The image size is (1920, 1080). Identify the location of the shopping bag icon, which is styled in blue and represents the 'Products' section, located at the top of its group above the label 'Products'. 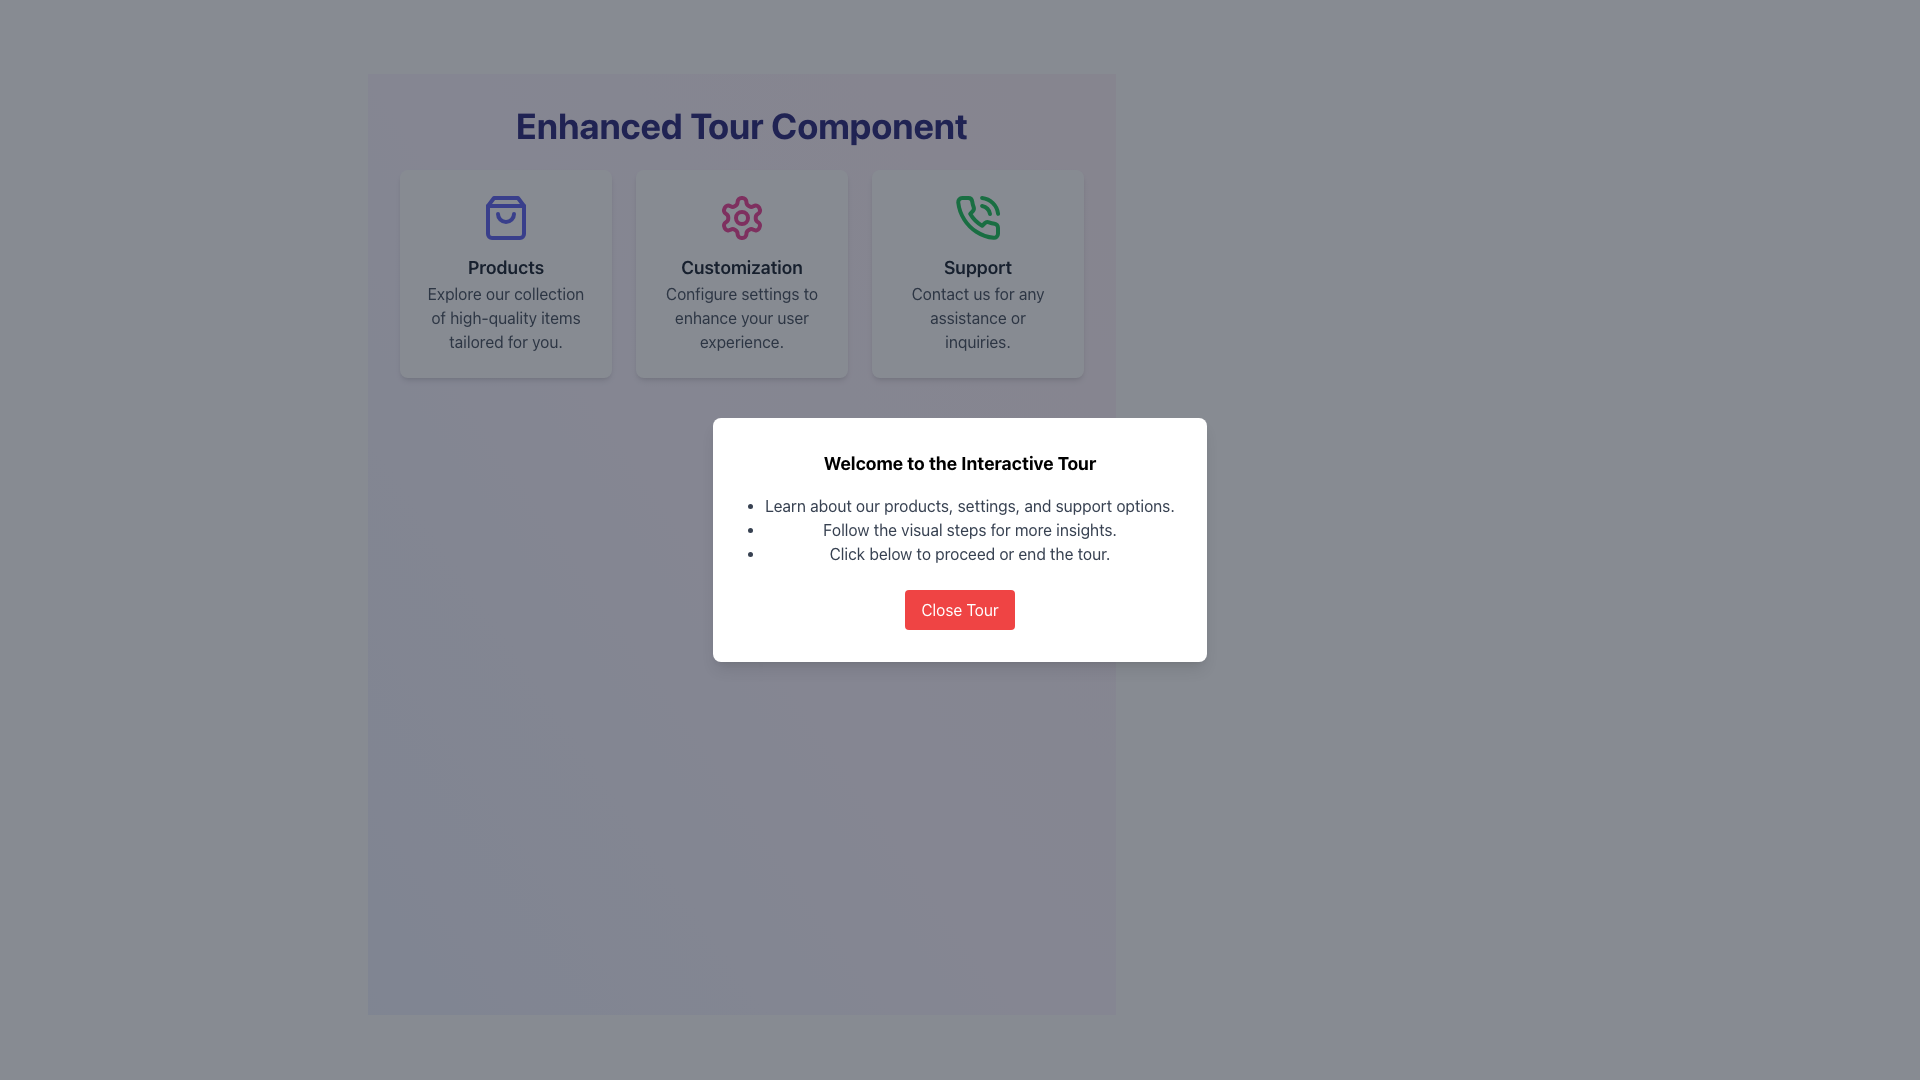
(505, 218).